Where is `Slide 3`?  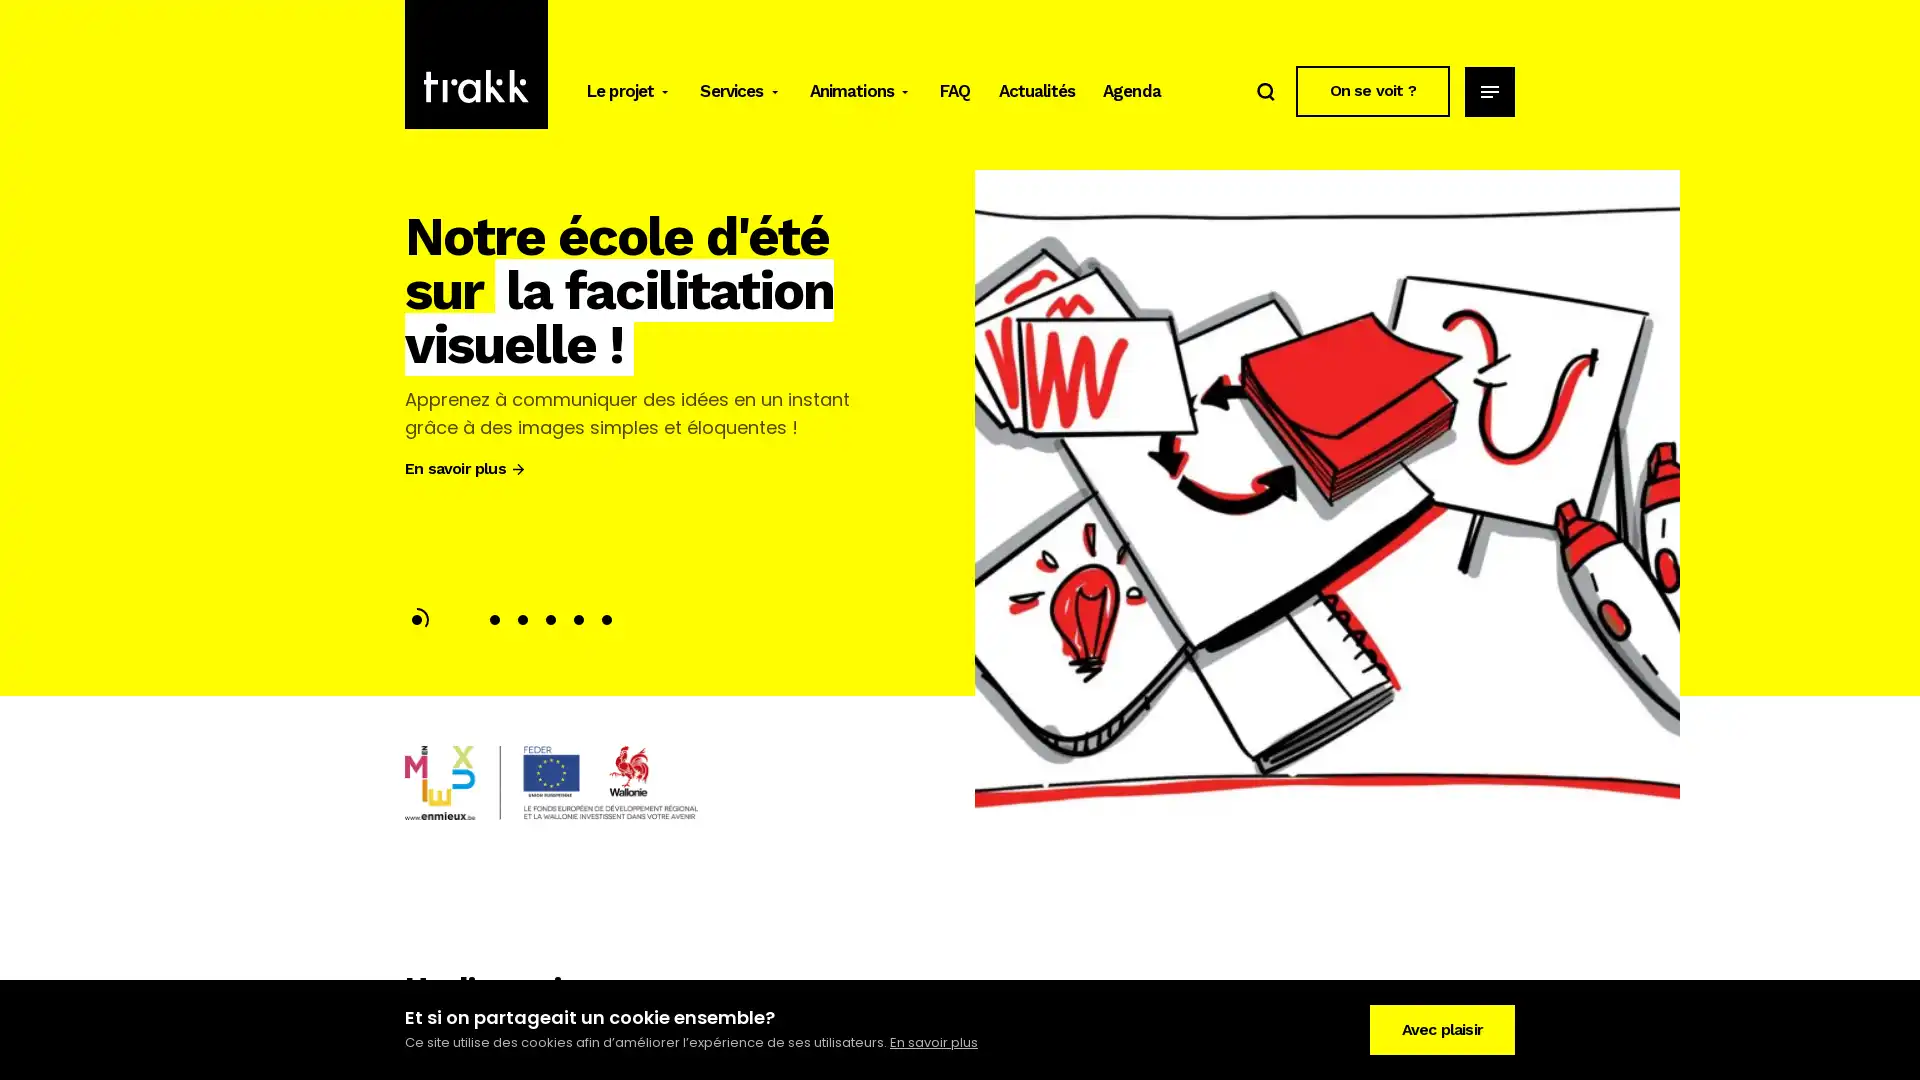
Slide 3 is located at coordinates (523, 619).